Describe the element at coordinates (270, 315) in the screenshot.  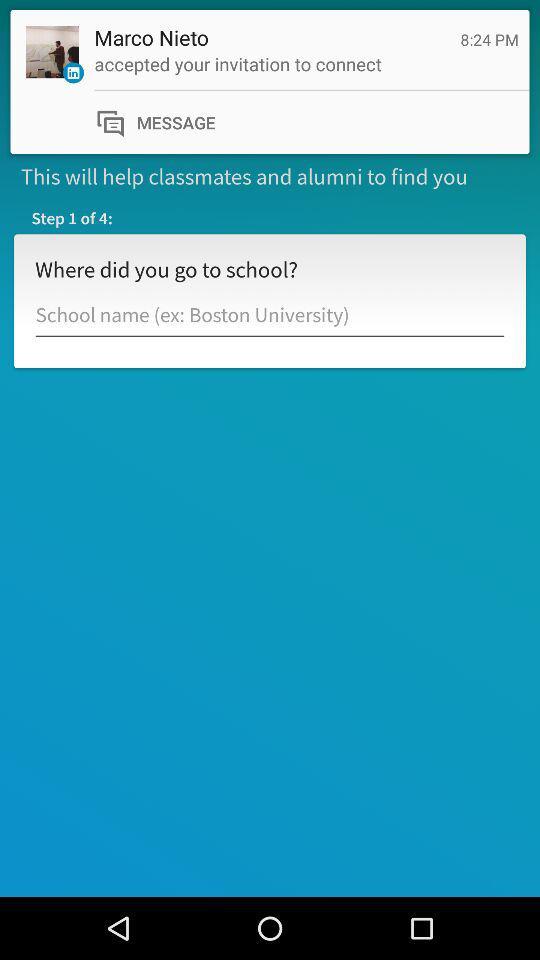
I see `input field` at that location.